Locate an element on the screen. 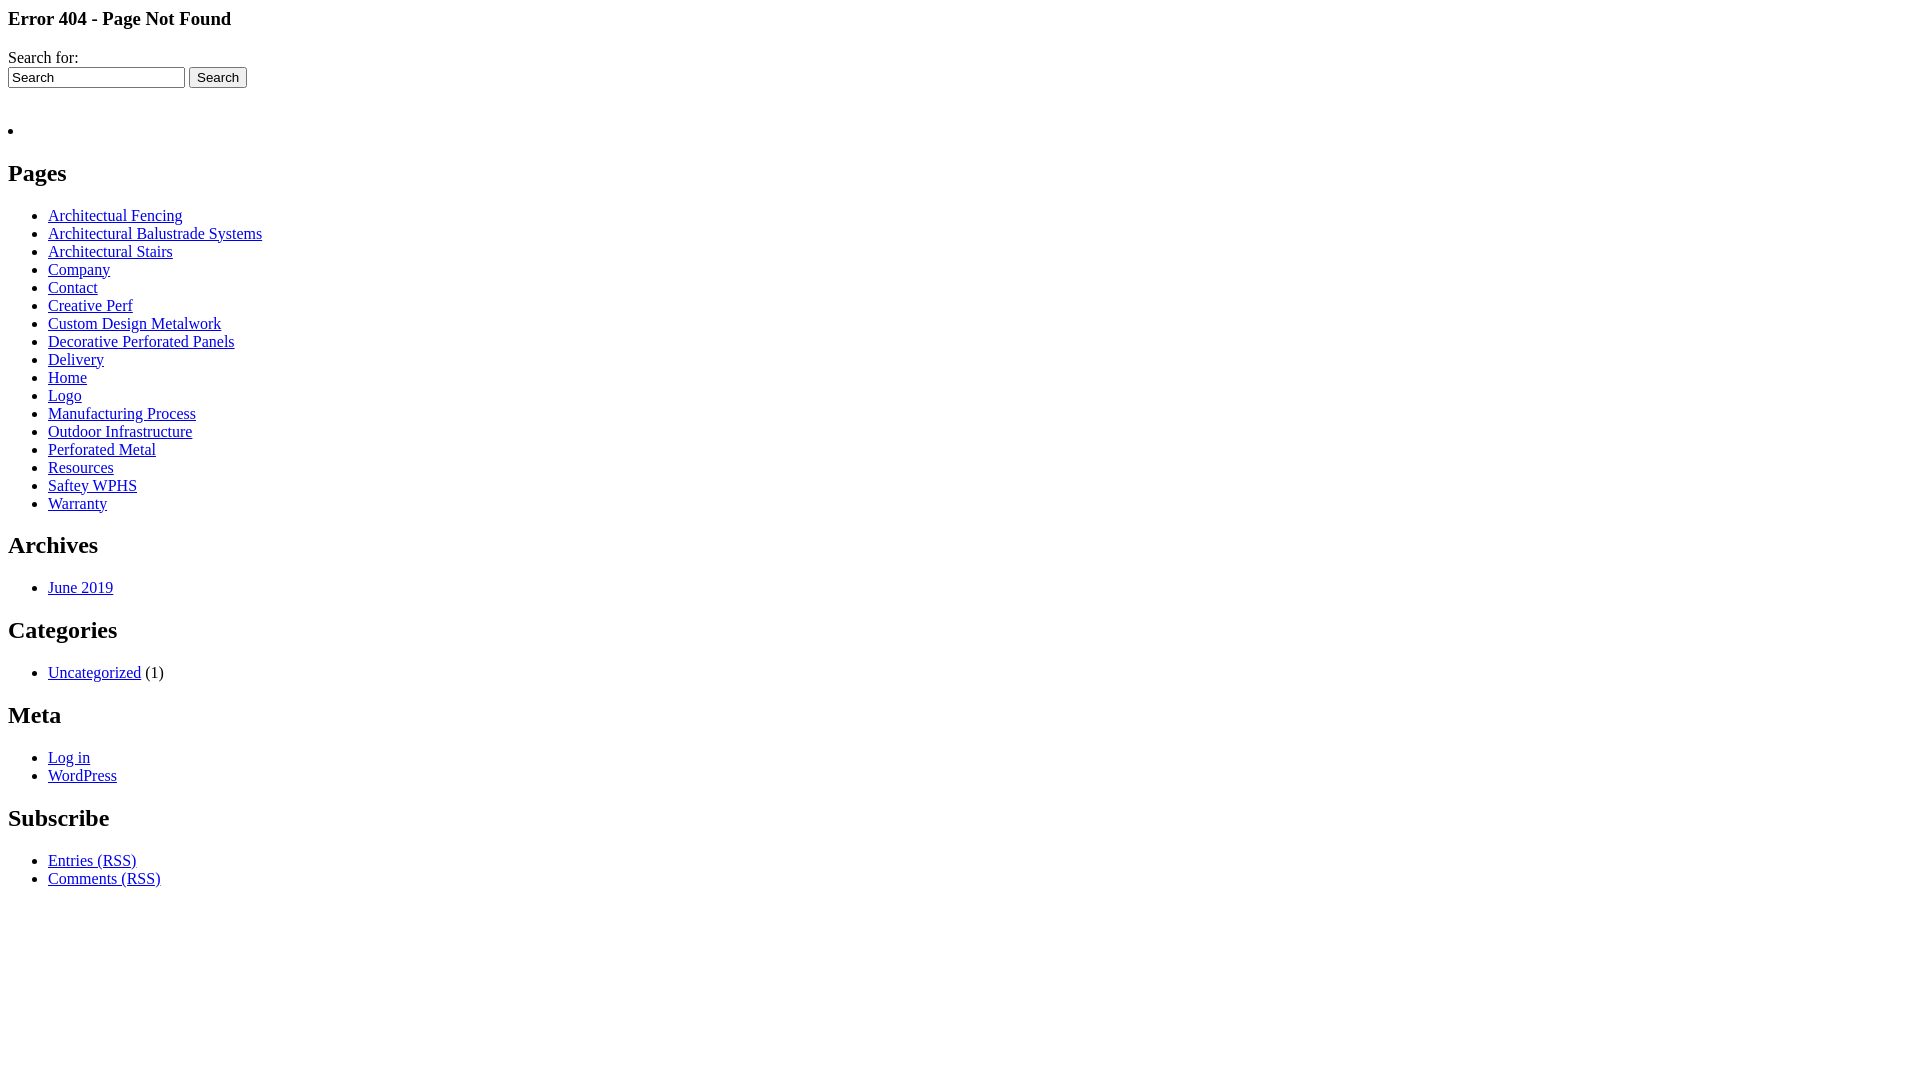 Image resolution: width=1920 pixels, height=1080 pixels. 'Architectural Balustrade Systems' is located at coordinates (153, 232).